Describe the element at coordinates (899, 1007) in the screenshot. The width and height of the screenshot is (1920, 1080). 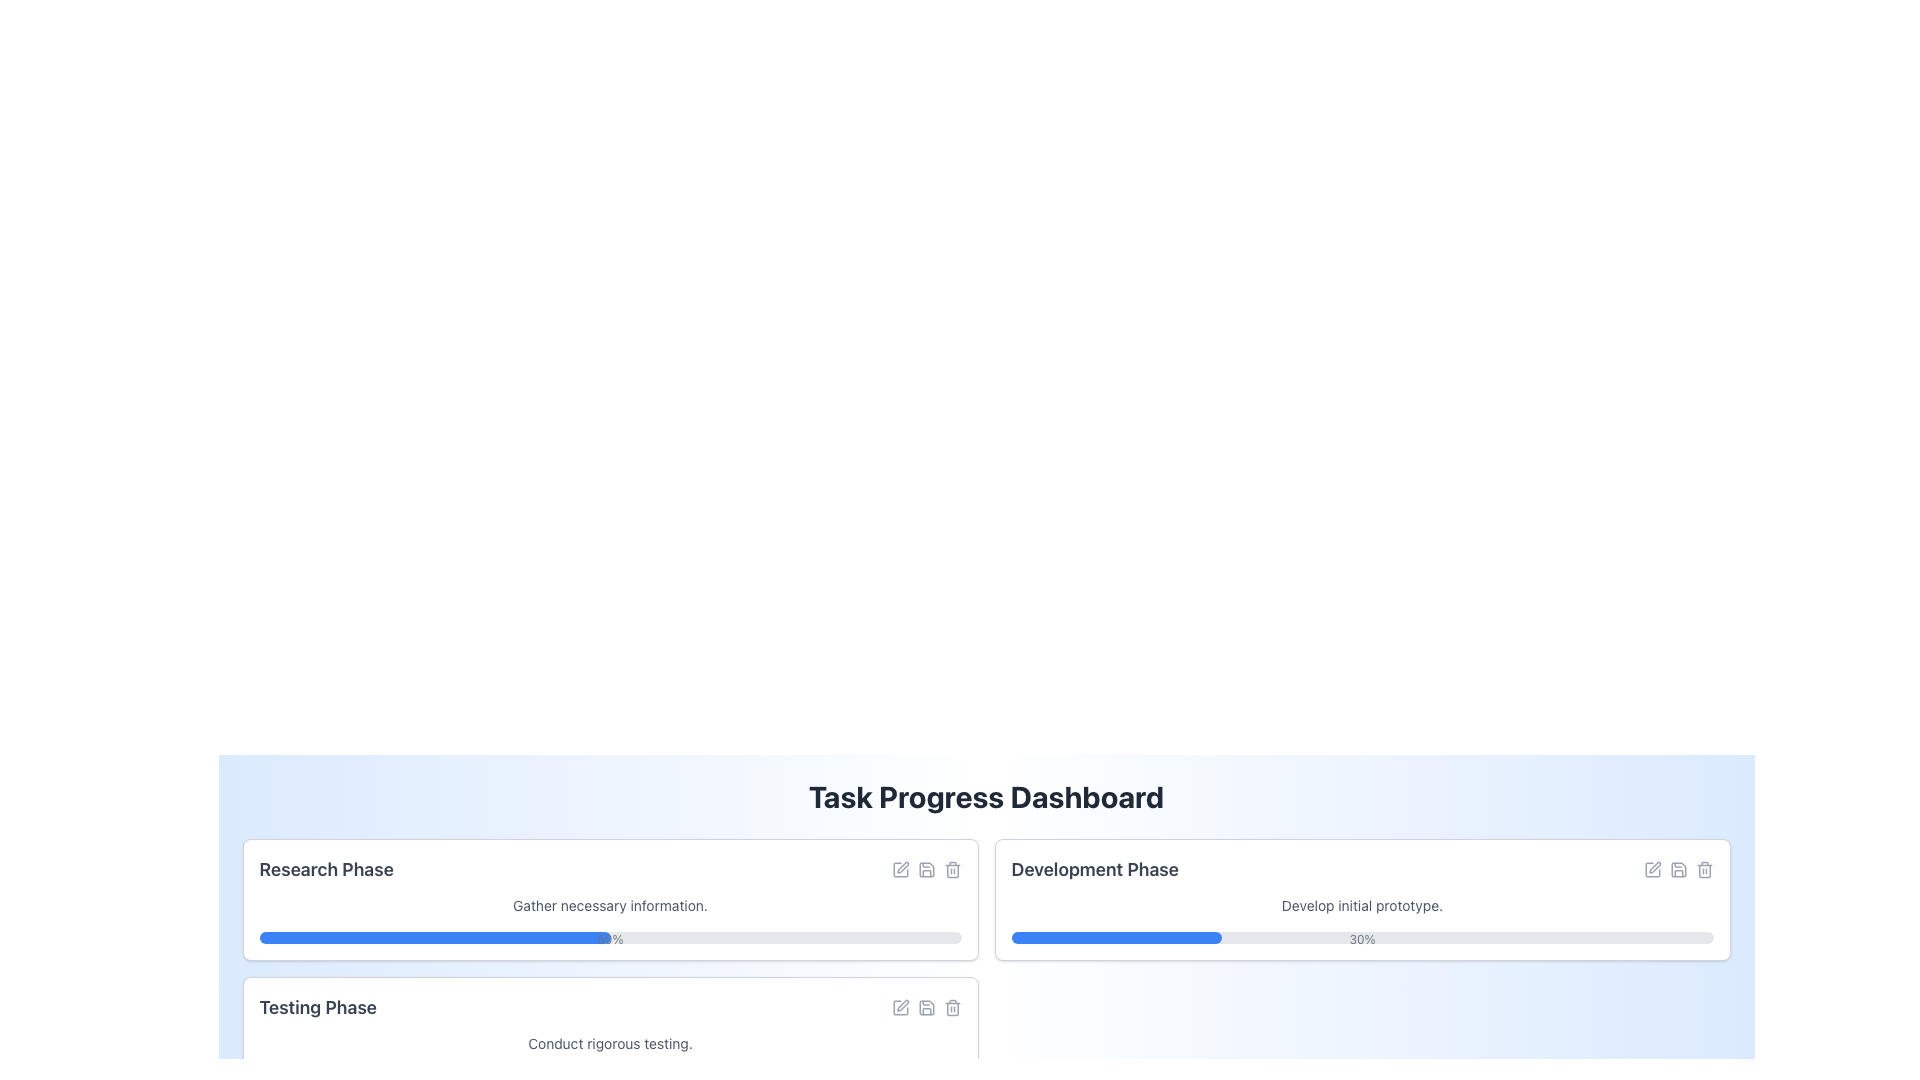
I see `the edit button icon located to the right of the 'Testing Phase' section` at that location.